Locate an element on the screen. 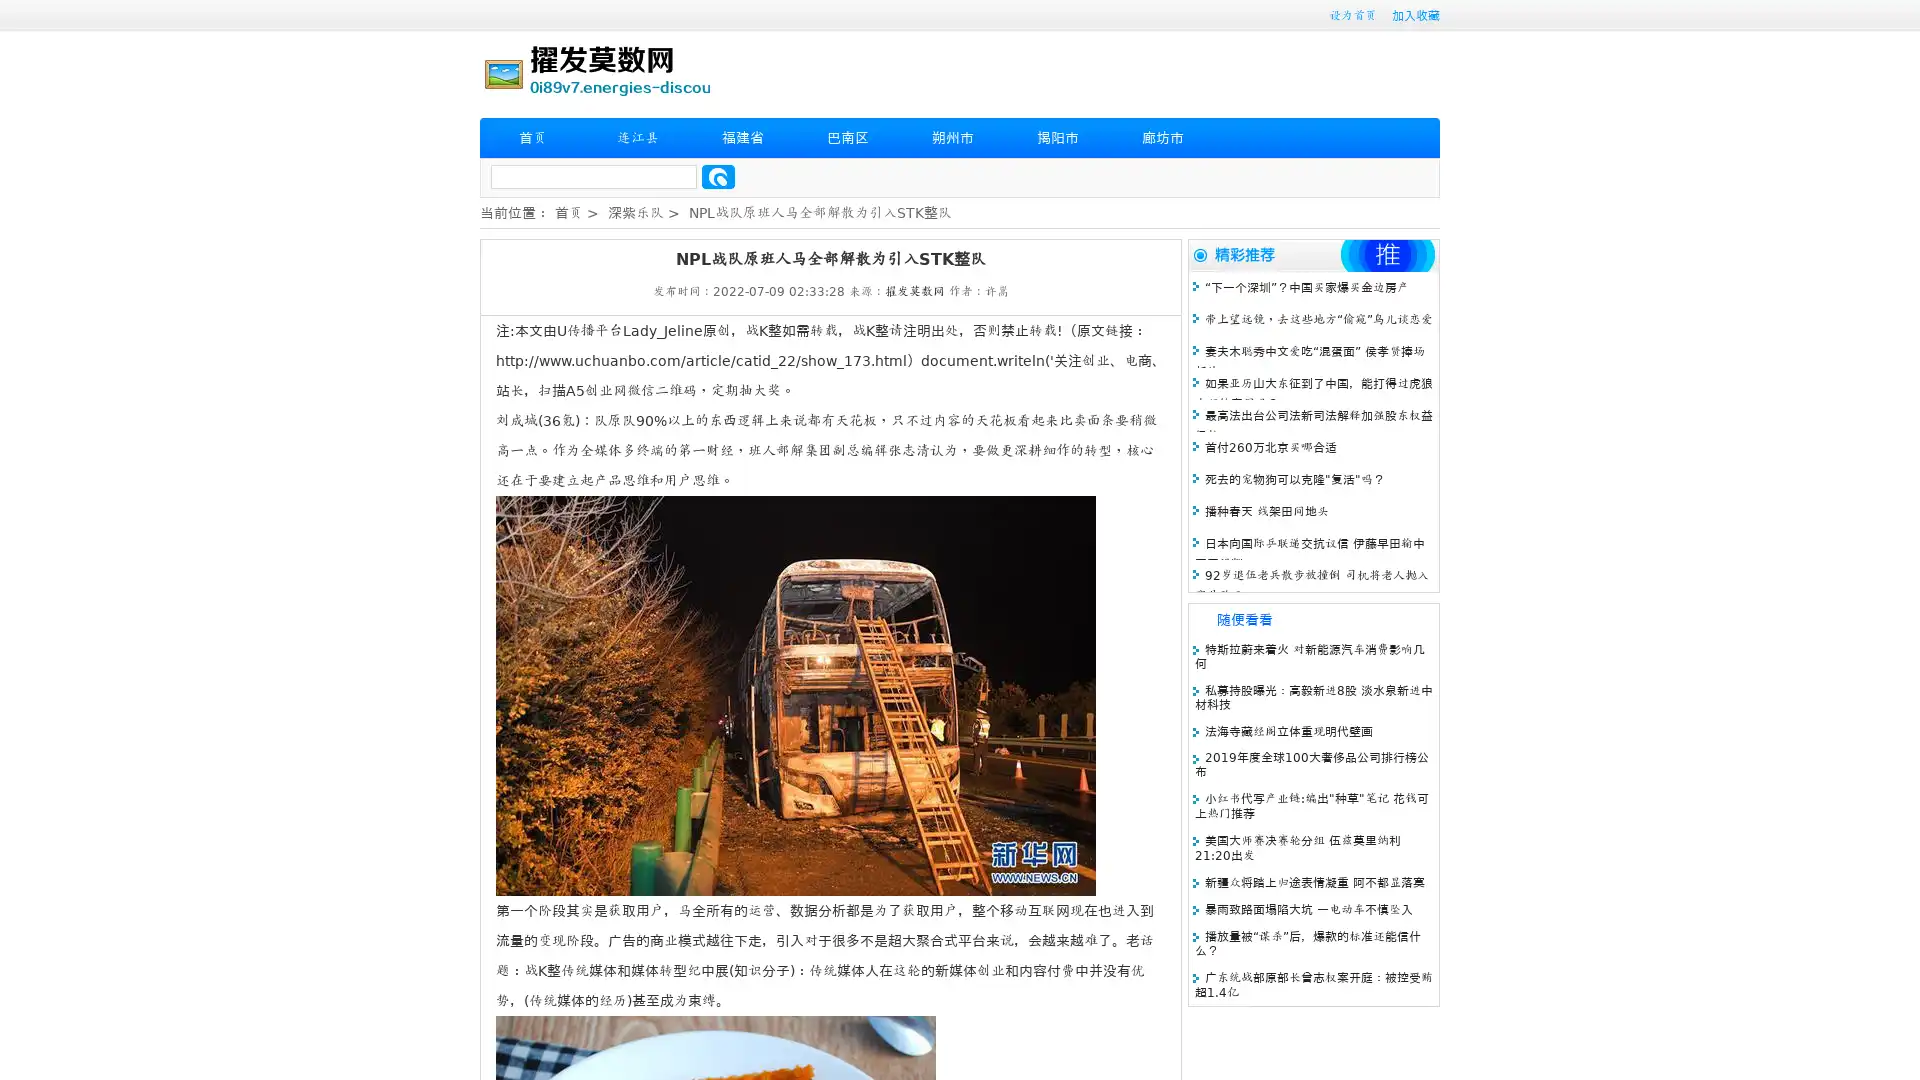 The height and width of the screenshot is (1080, 1920). Search is located at coordinates (718, 176).